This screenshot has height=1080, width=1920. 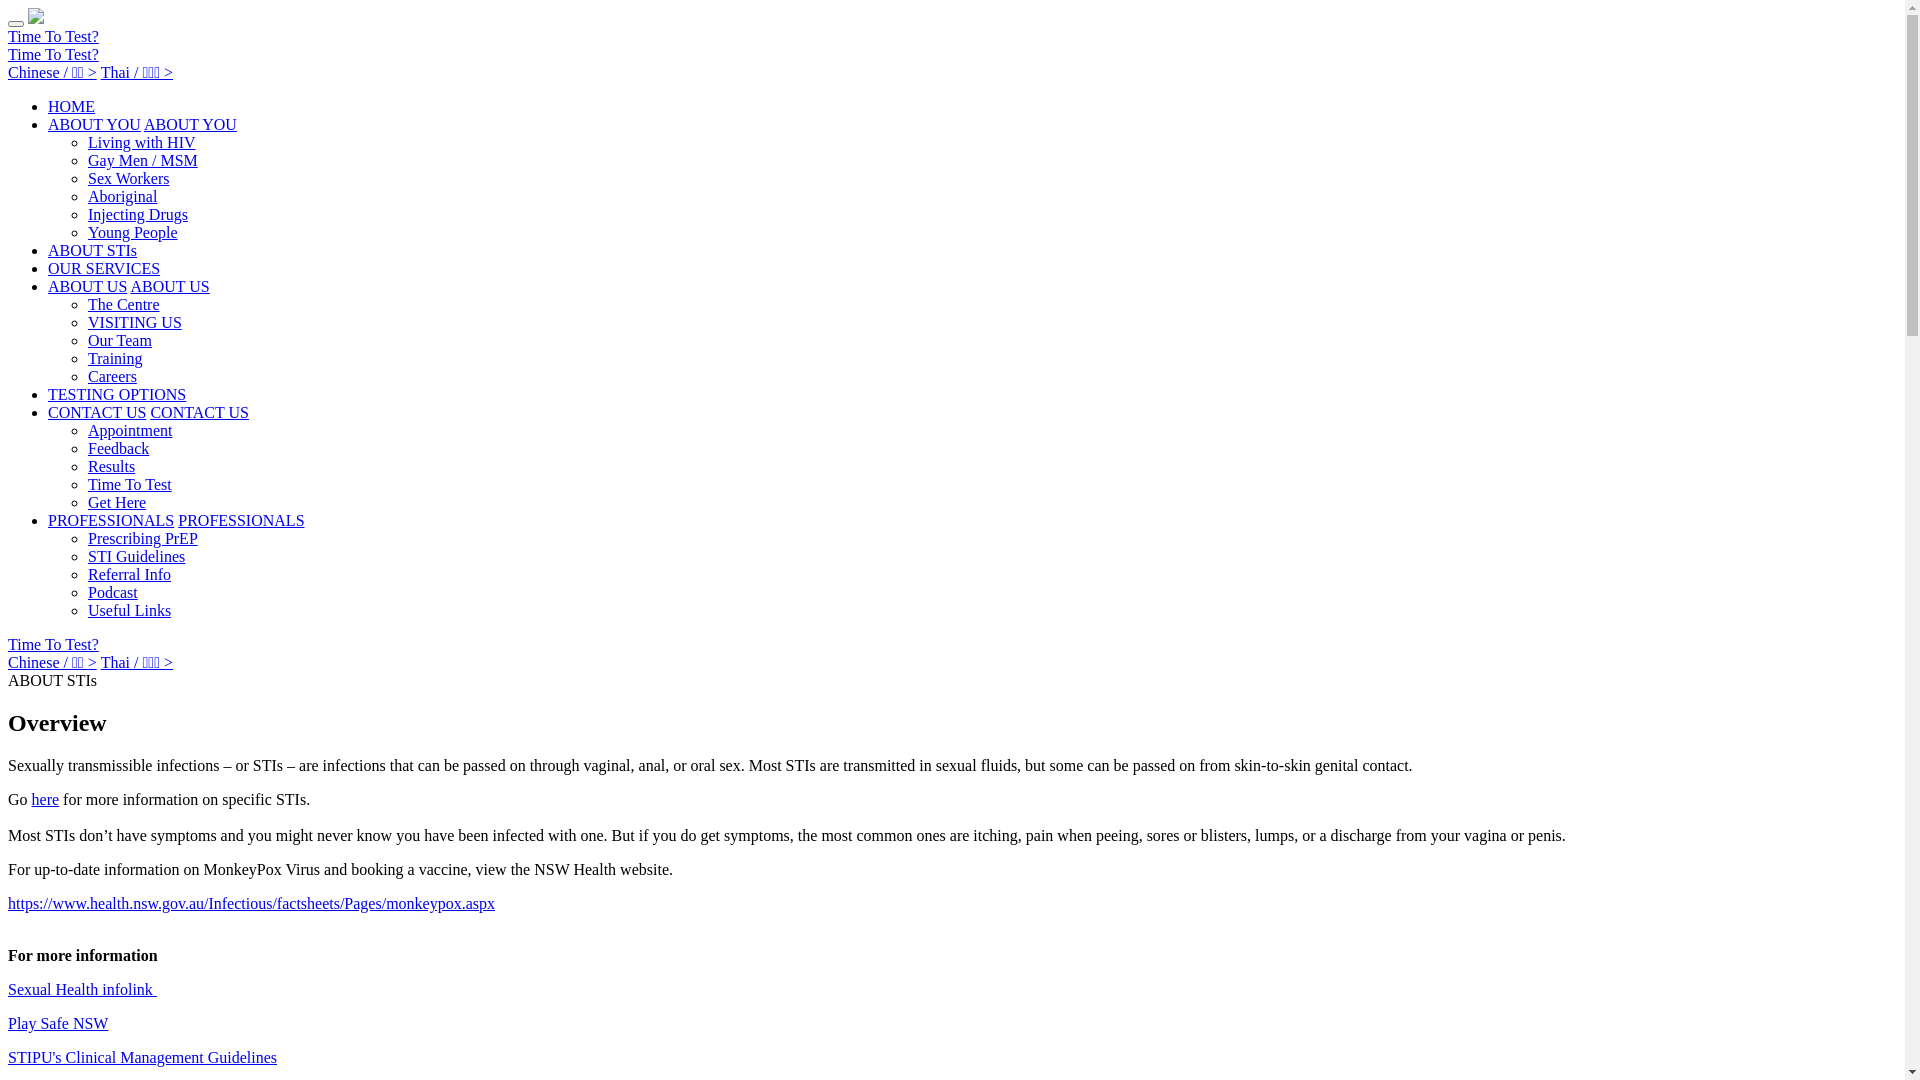 What do you see at coordinates (128, 484) in the screenshot?
I see `'Time To Test'` at bounding box center [128, 484].